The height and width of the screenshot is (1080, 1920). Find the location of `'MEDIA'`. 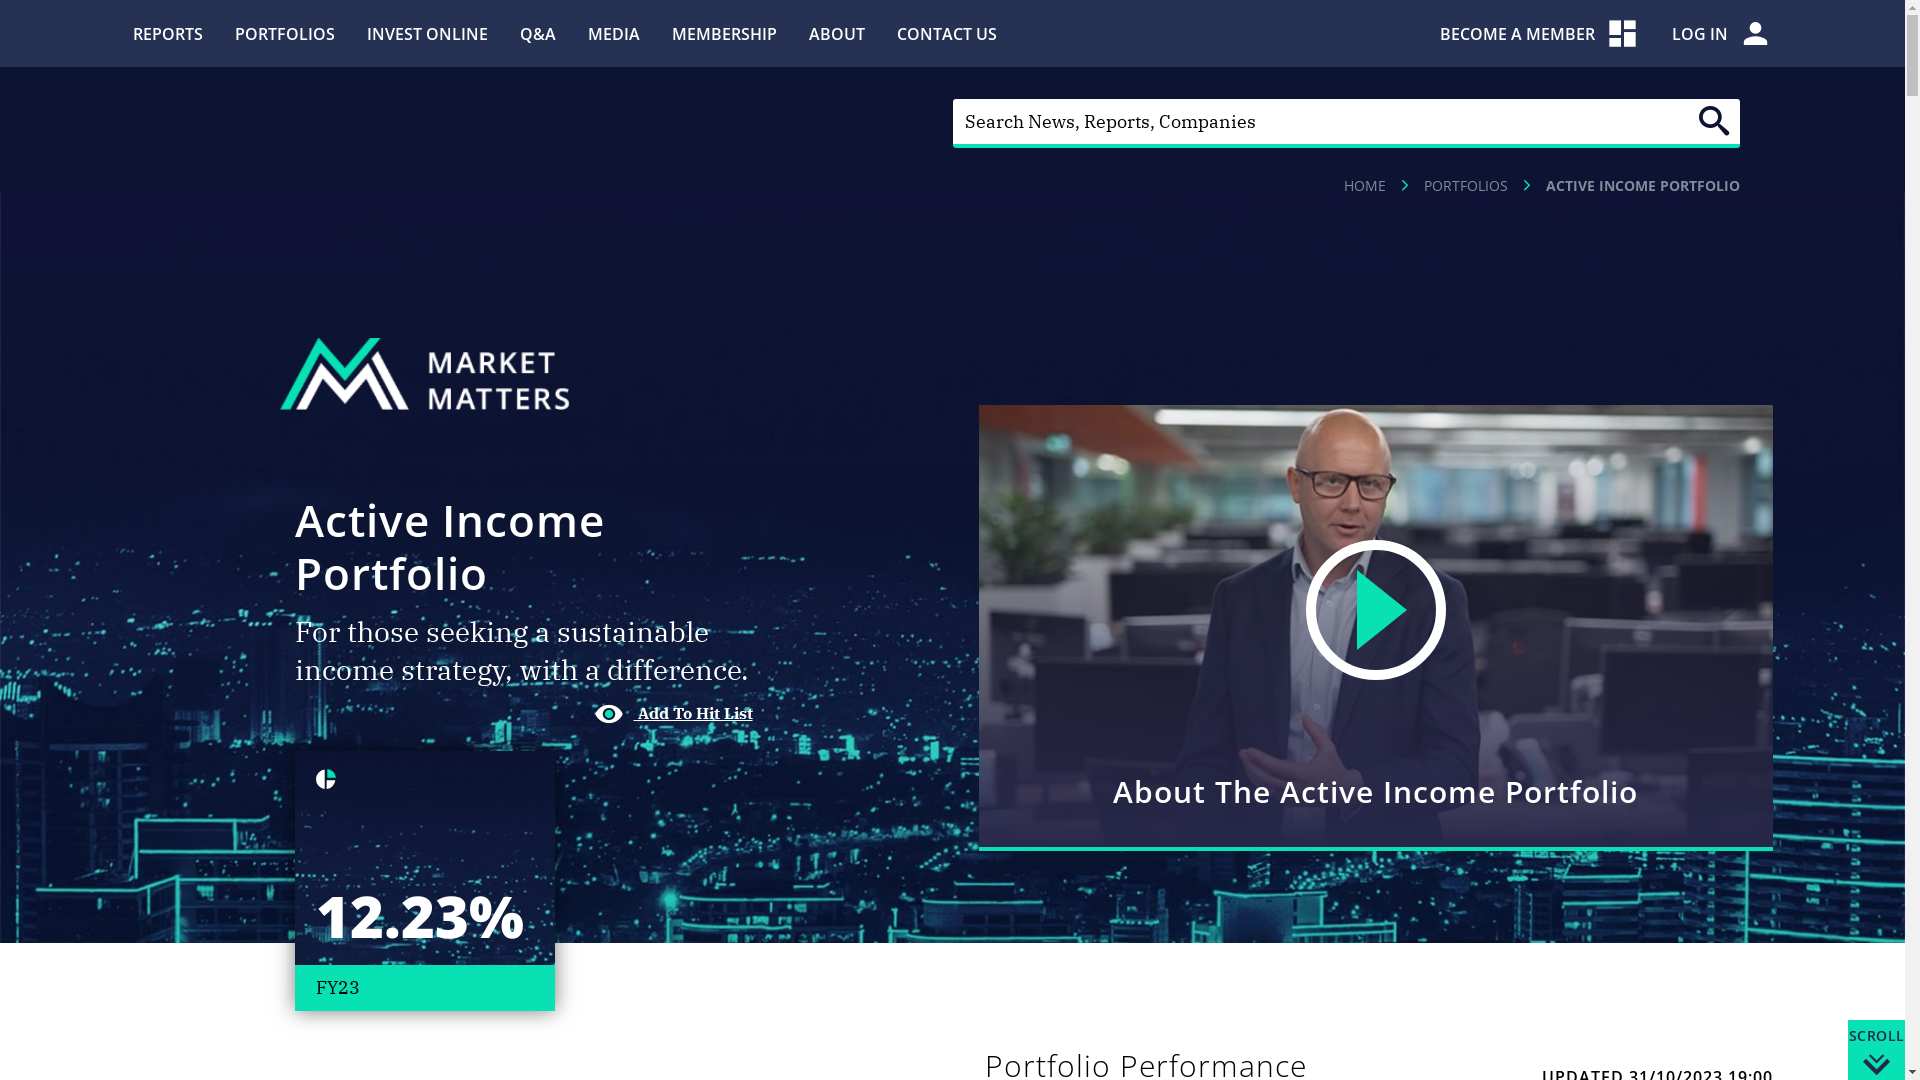

'MEDIA' is located at coordinates (587, 33).